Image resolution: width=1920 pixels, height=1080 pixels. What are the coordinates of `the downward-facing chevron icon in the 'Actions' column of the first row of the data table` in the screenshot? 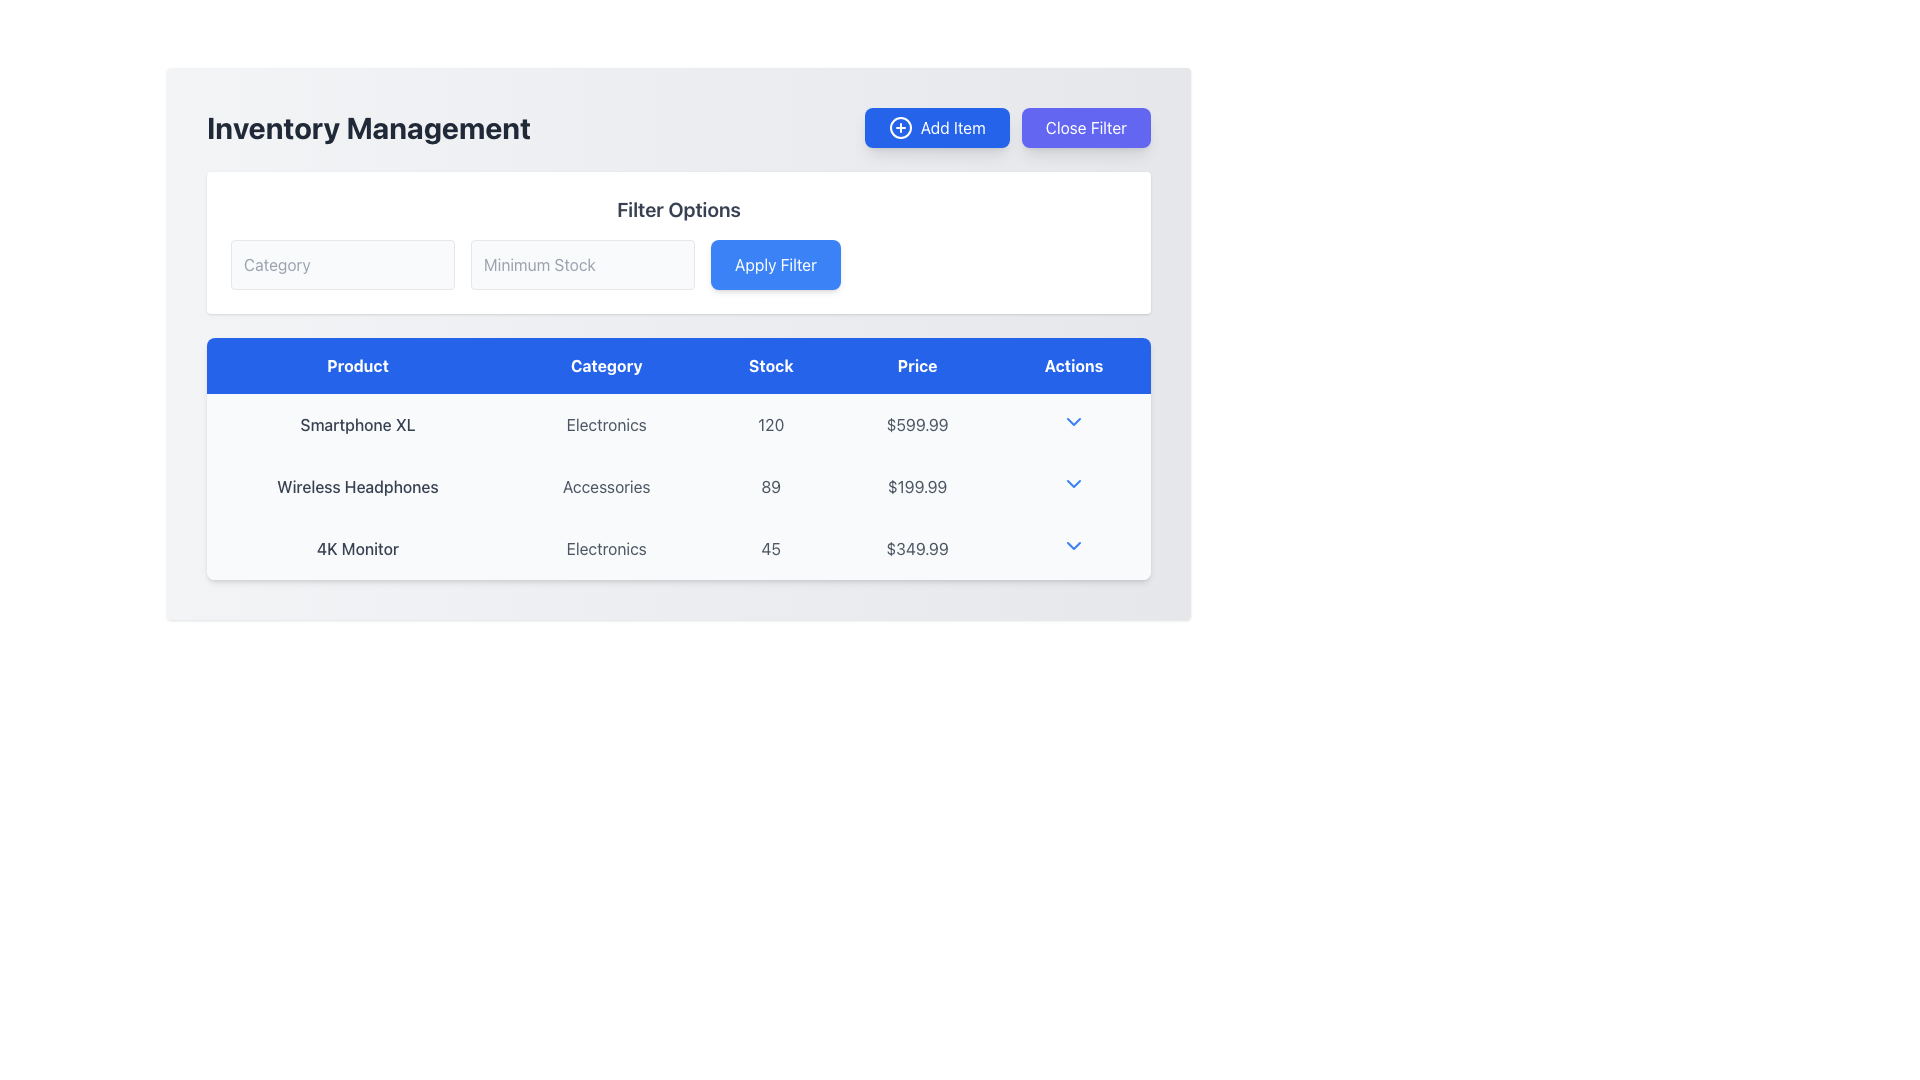 It's located at (1073, 420).